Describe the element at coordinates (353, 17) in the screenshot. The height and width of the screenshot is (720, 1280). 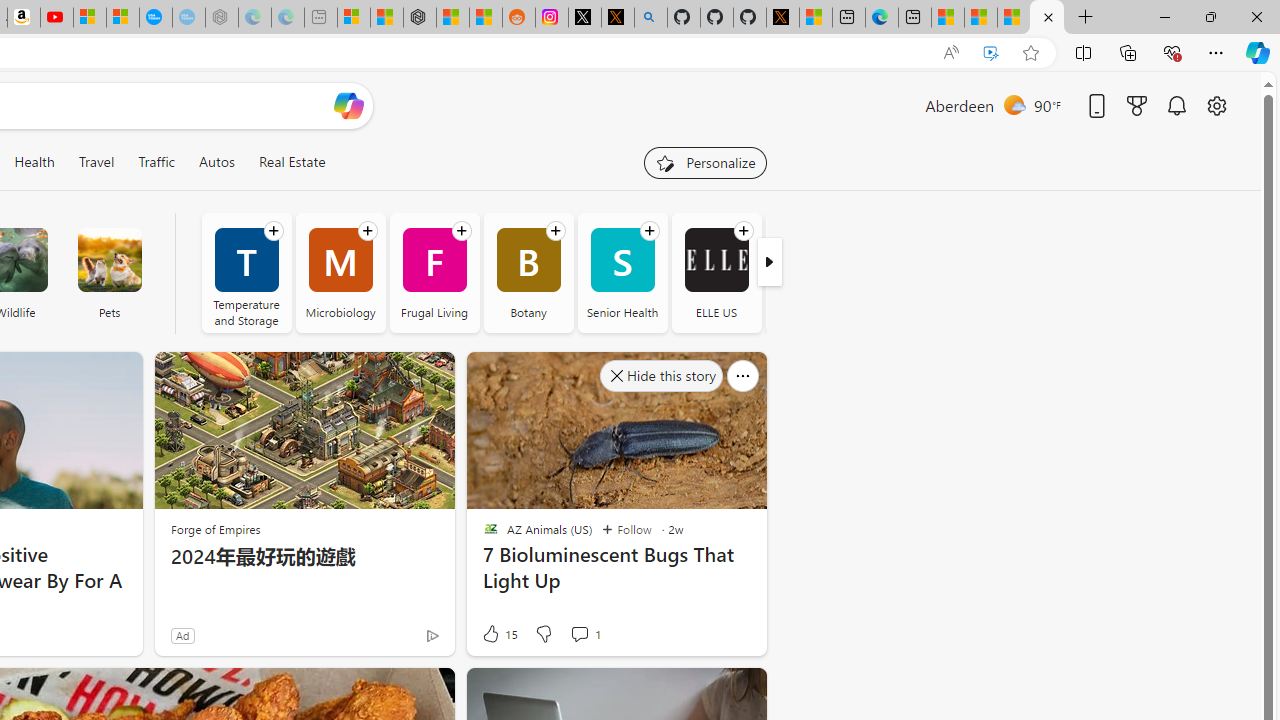
I see `'Microsoft account | Microsoft Account Privacy Settings'` at that location.